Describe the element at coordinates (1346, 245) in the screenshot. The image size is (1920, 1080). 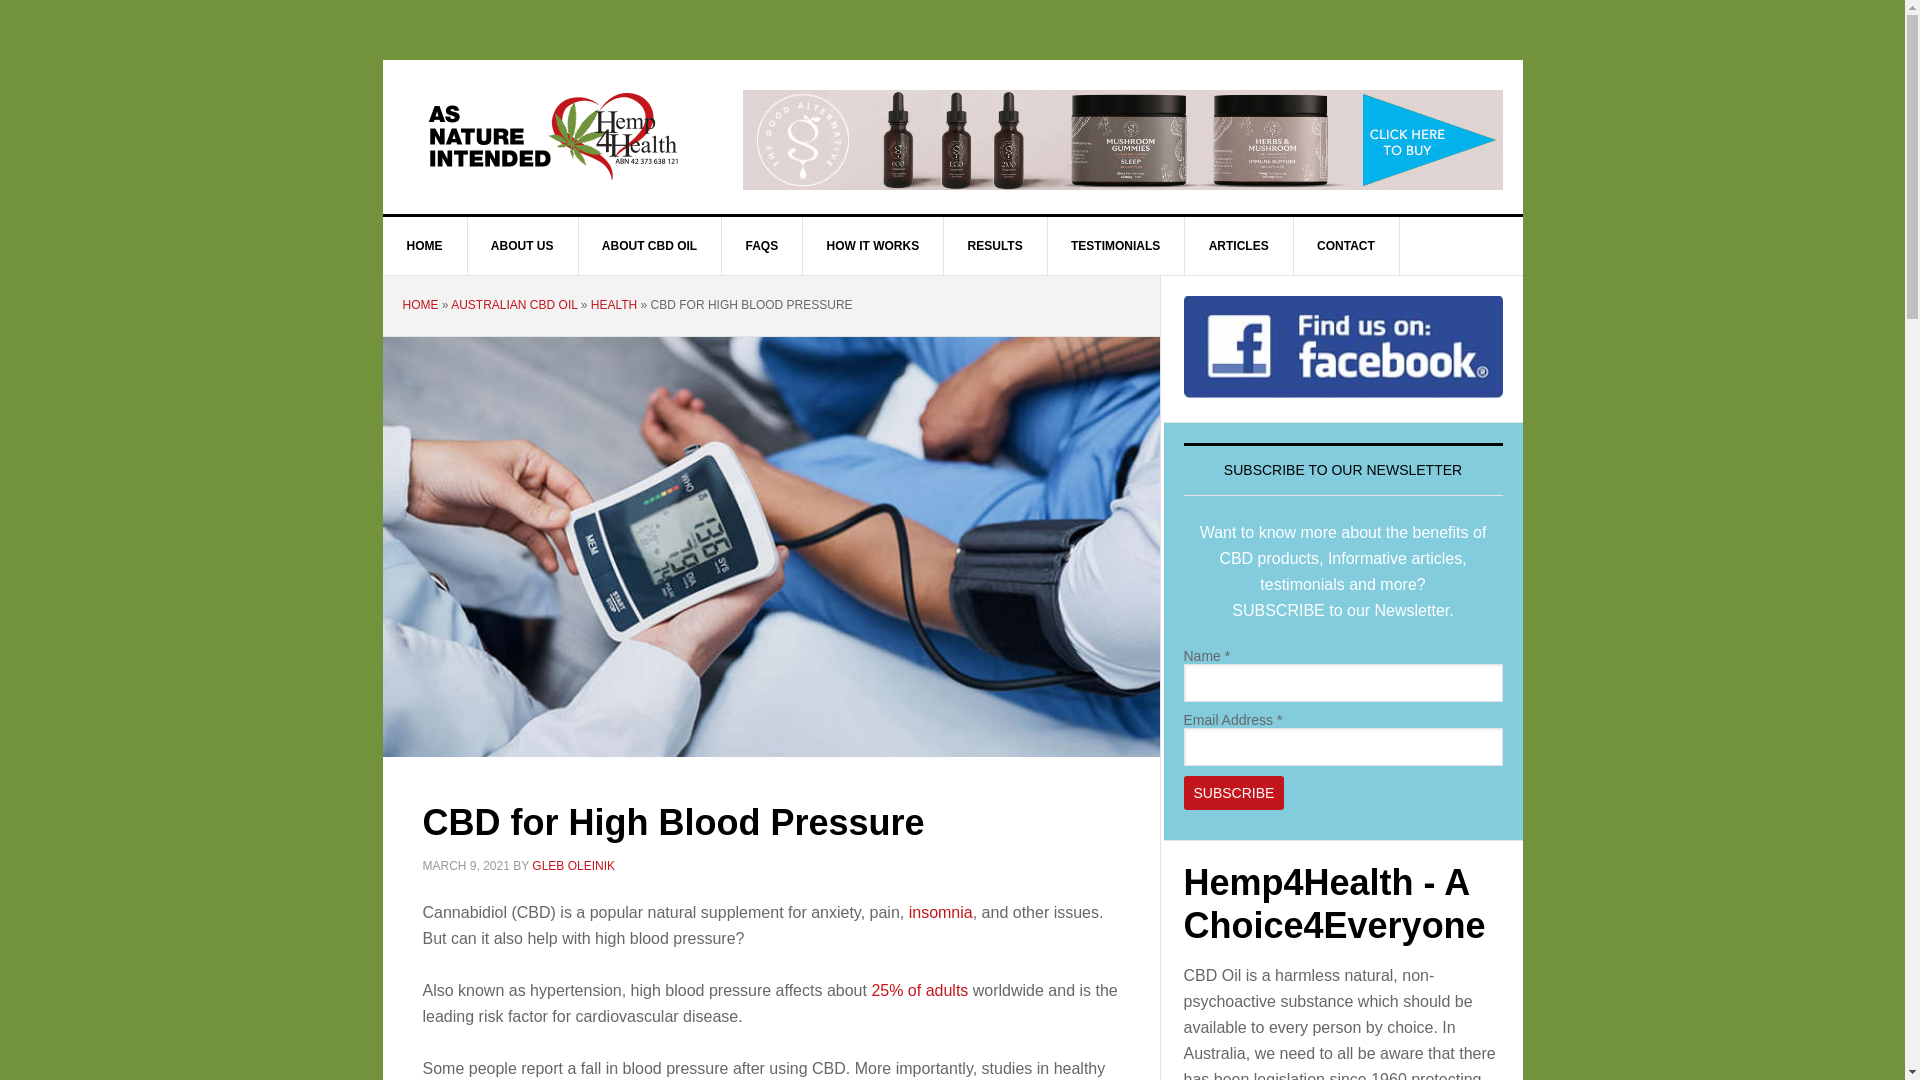
I see `'CONTACT'` at that location.